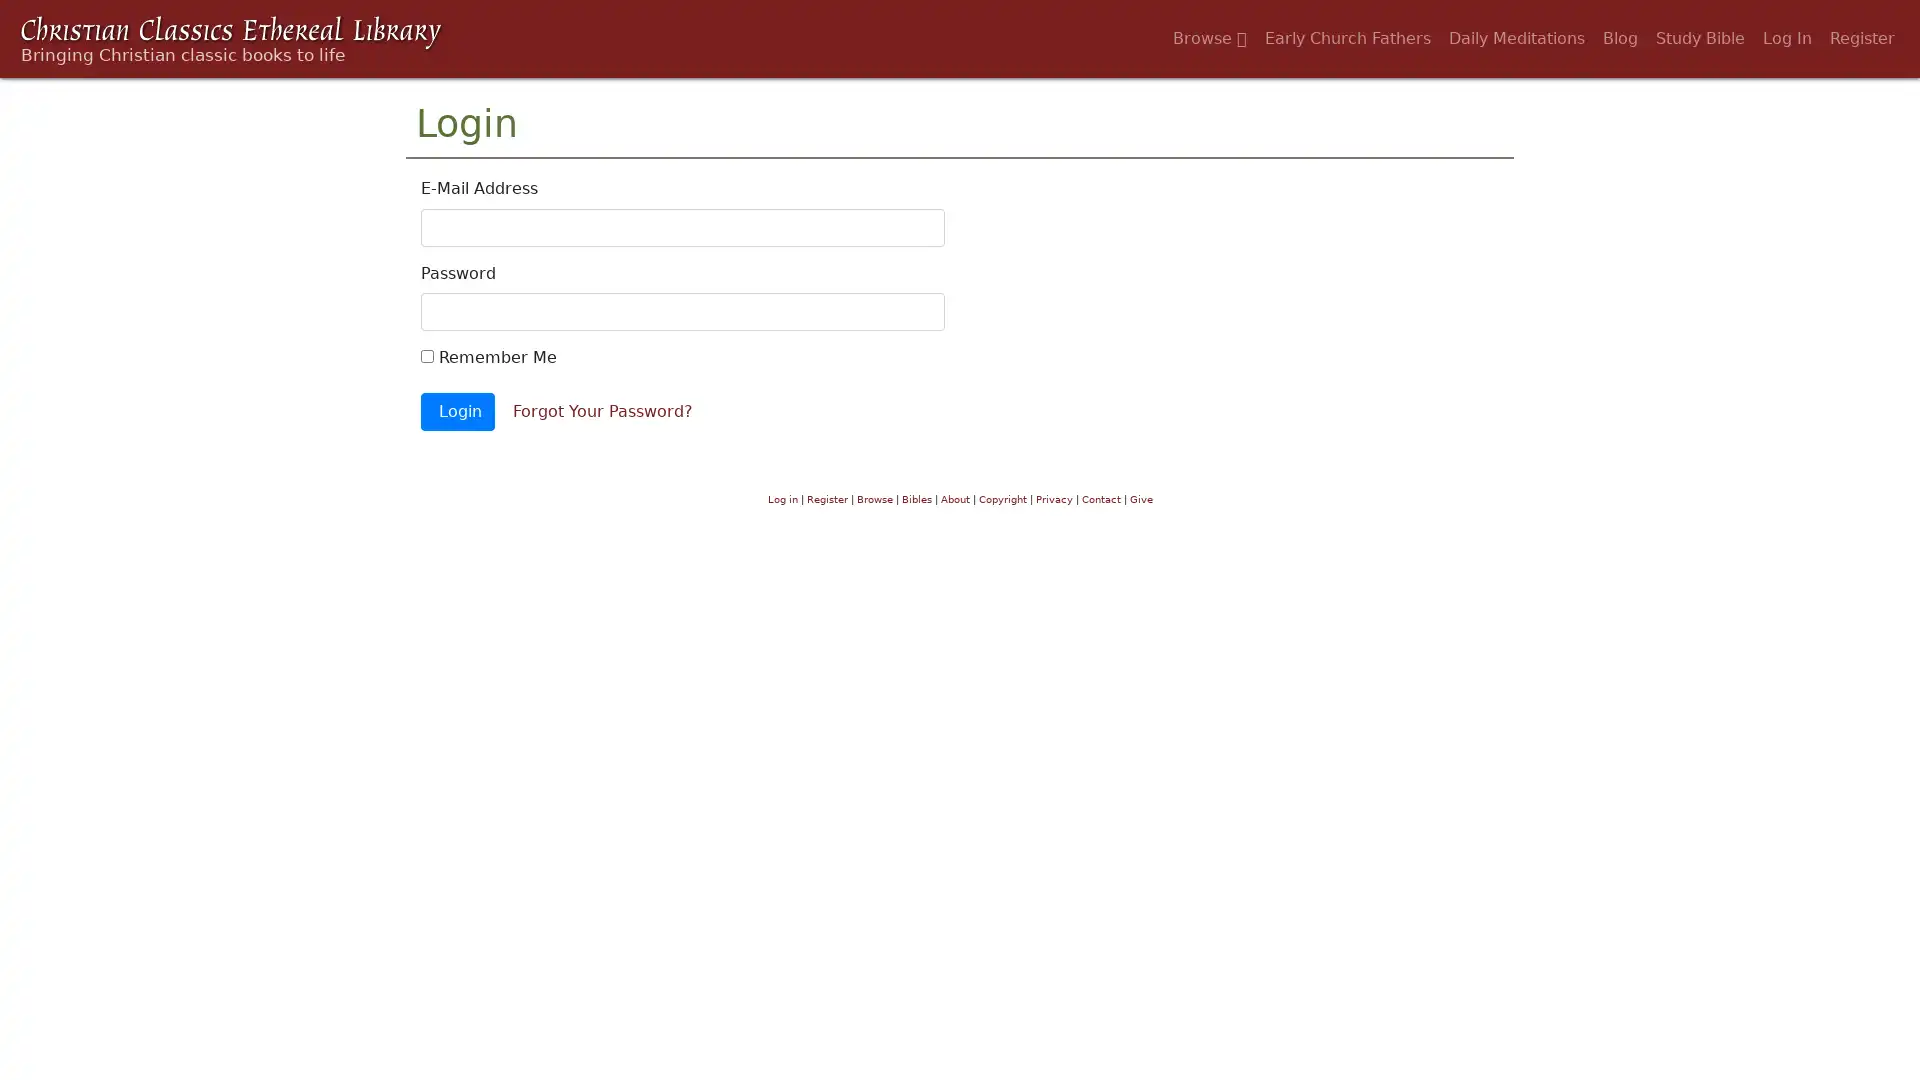 The image size is (1920, 1080). What do you see at coordinates (1516, 38) in the screenshot?
I see `Daily Meditations` at bounding box center [1516, 38].